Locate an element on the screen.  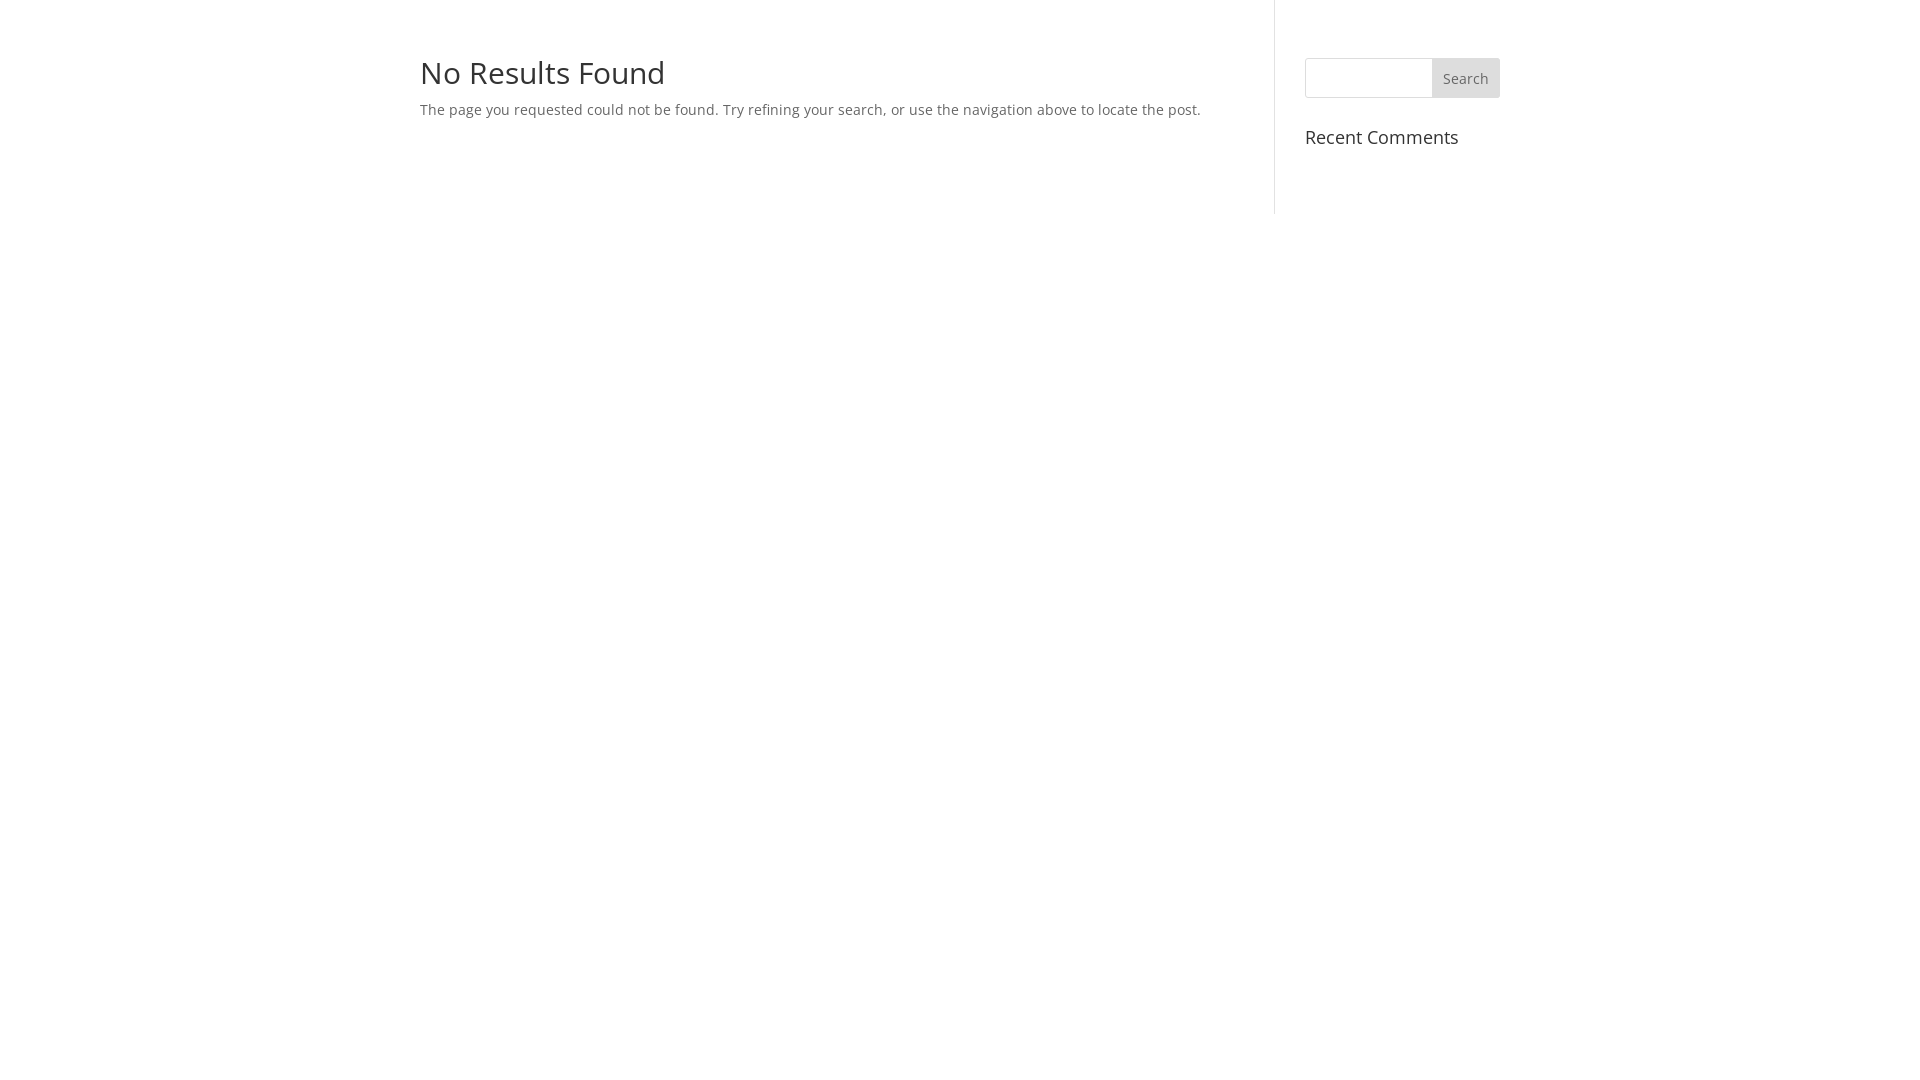
'Search' is located at coordinates (1430, 76).